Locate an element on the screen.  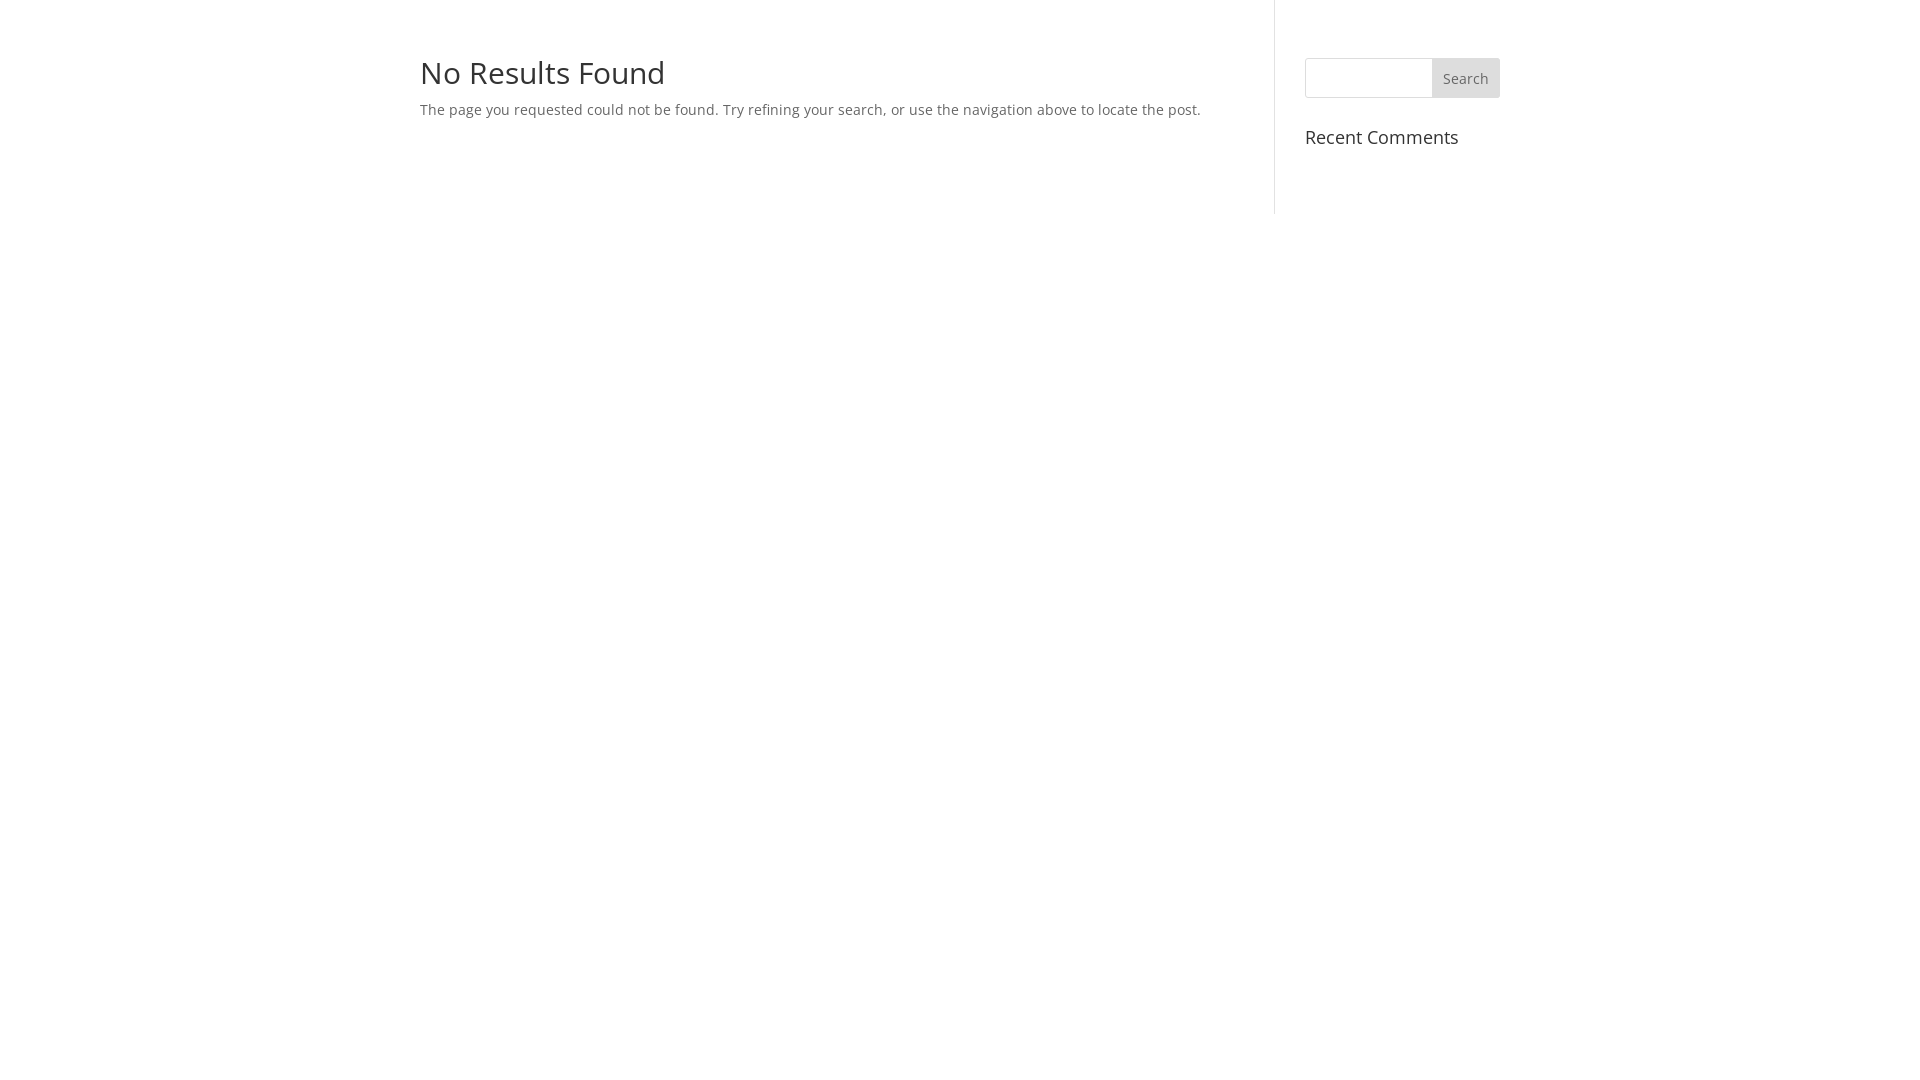
'Search' is located at coordinates (1430, 76).